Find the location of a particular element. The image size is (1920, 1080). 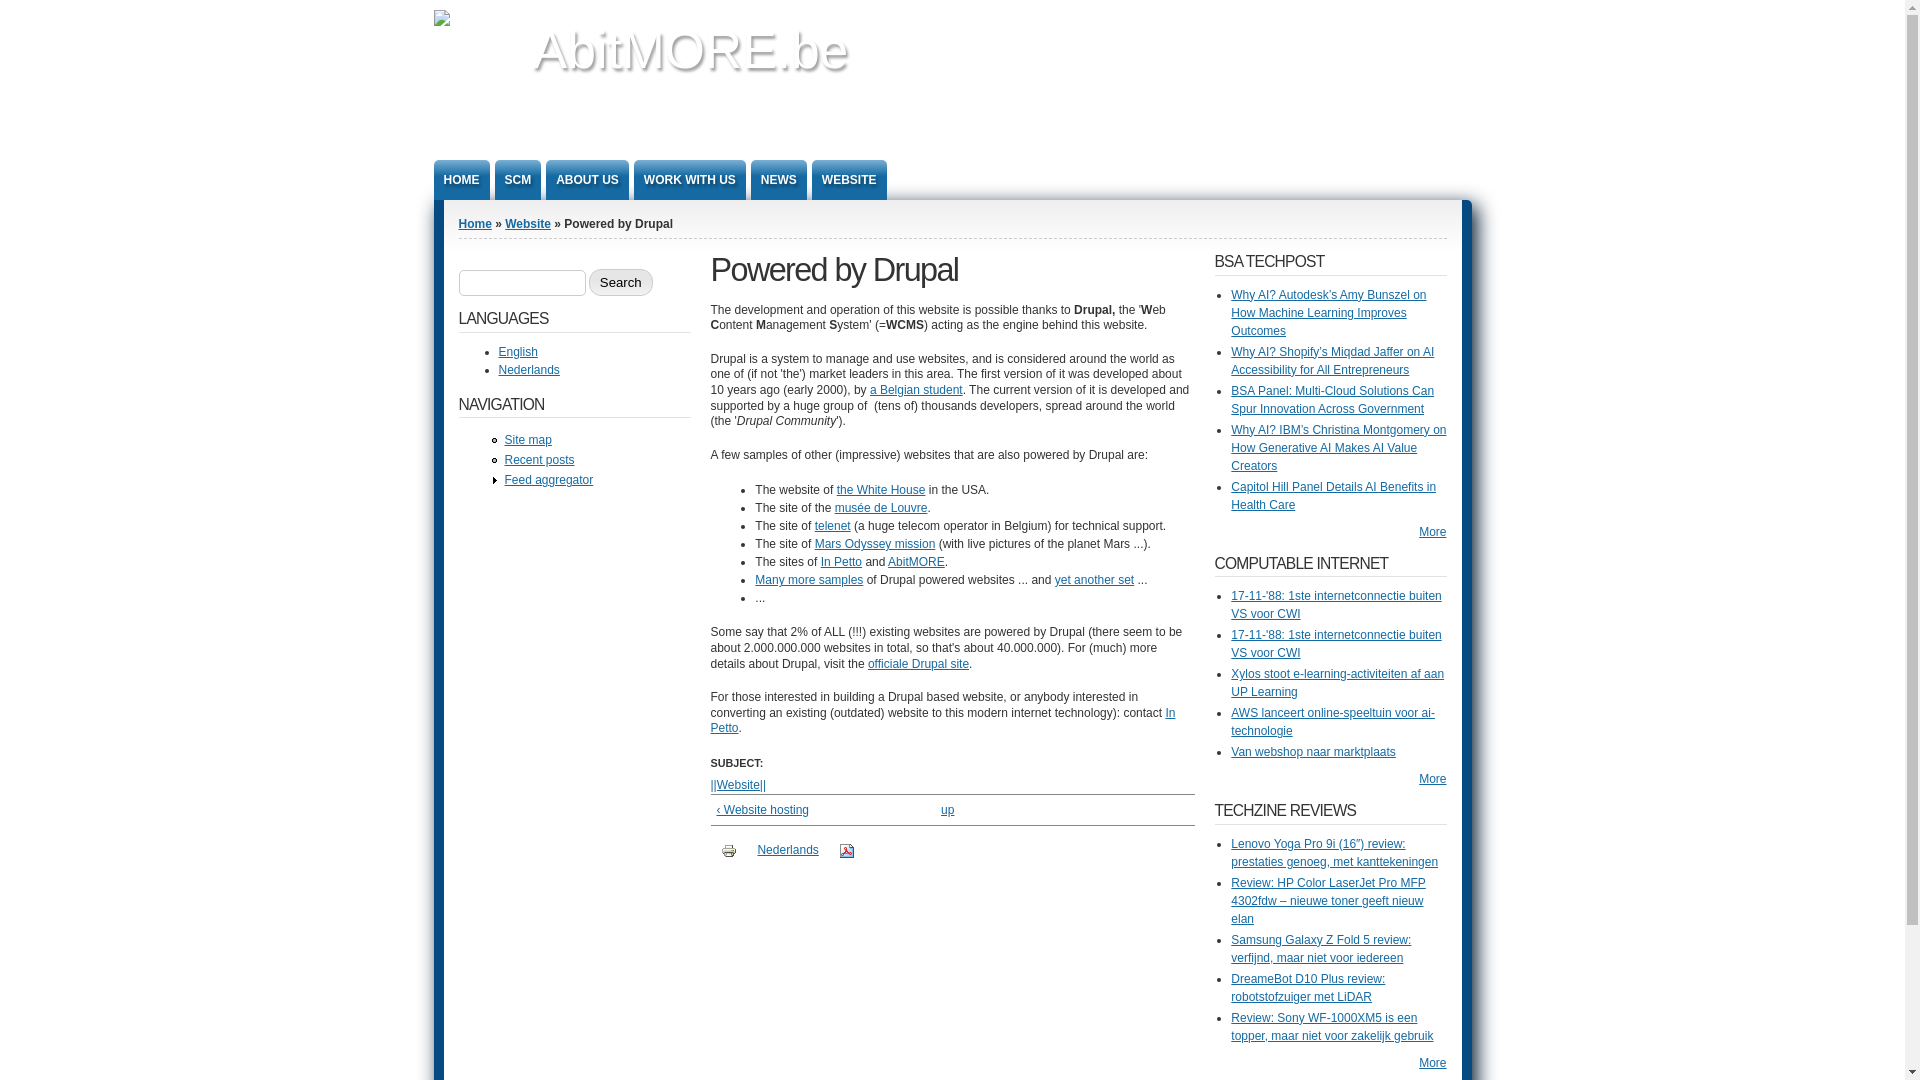

'AbitMORE.be' is located at coordinates (690, 49).